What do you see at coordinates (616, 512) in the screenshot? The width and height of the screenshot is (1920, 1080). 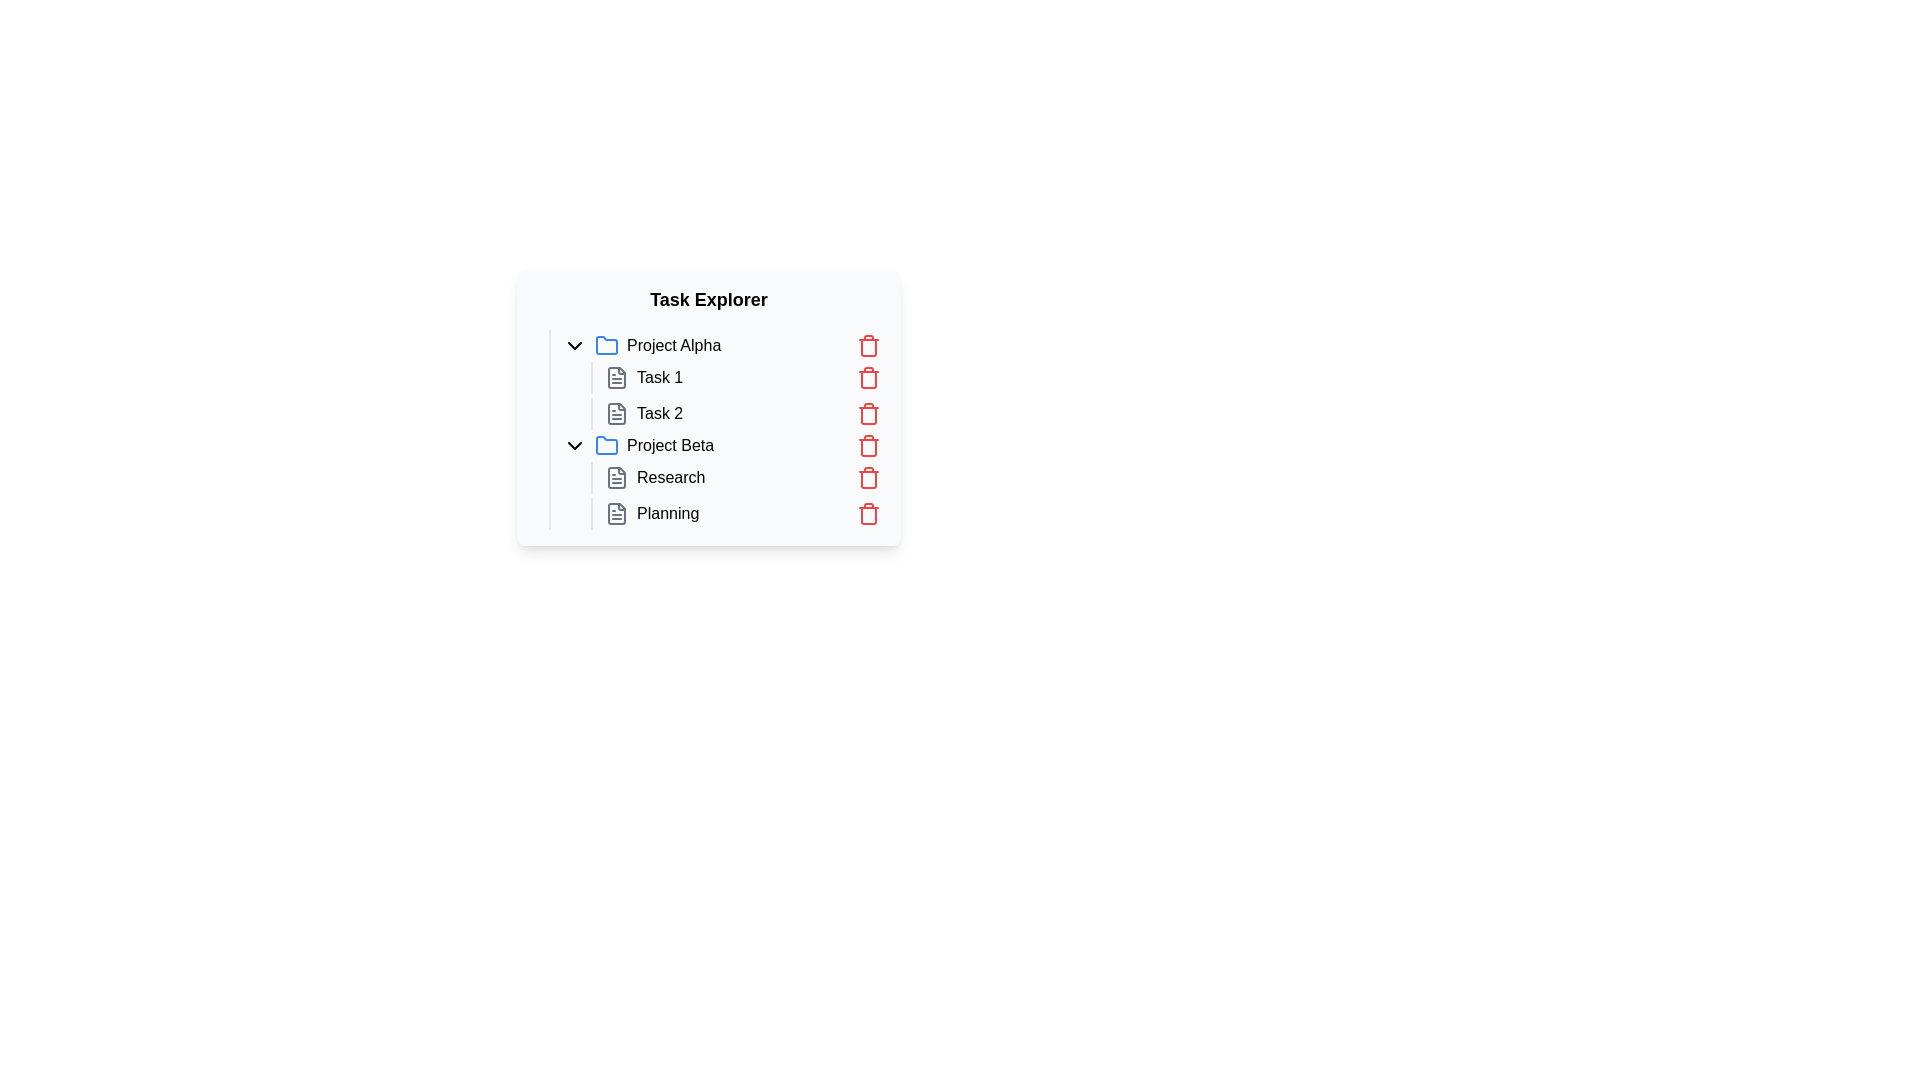 I see `the gray file icon with a simplistic line design, which is located immediately before the 'Planning' text item` at bounding box center [616, 512].